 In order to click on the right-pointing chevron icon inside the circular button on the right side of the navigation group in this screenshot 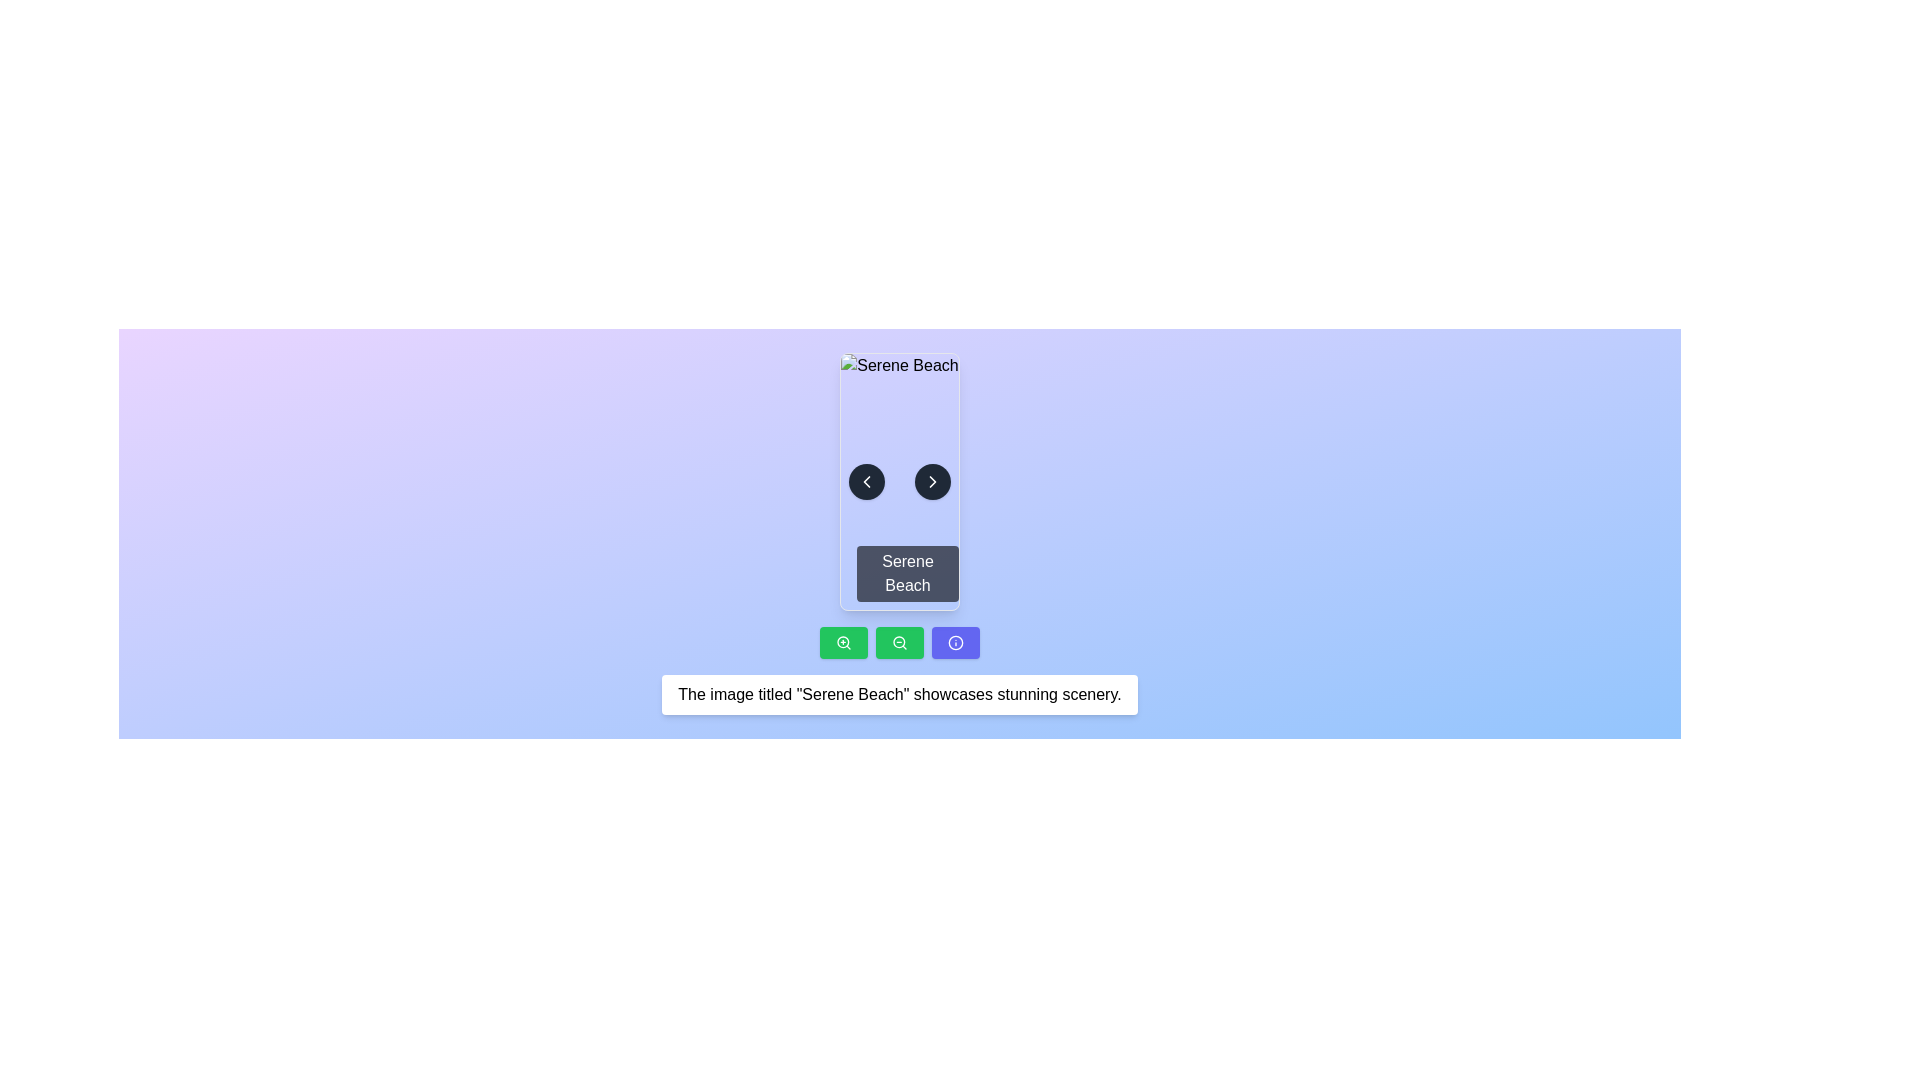, I will do `click(931, 482)`.